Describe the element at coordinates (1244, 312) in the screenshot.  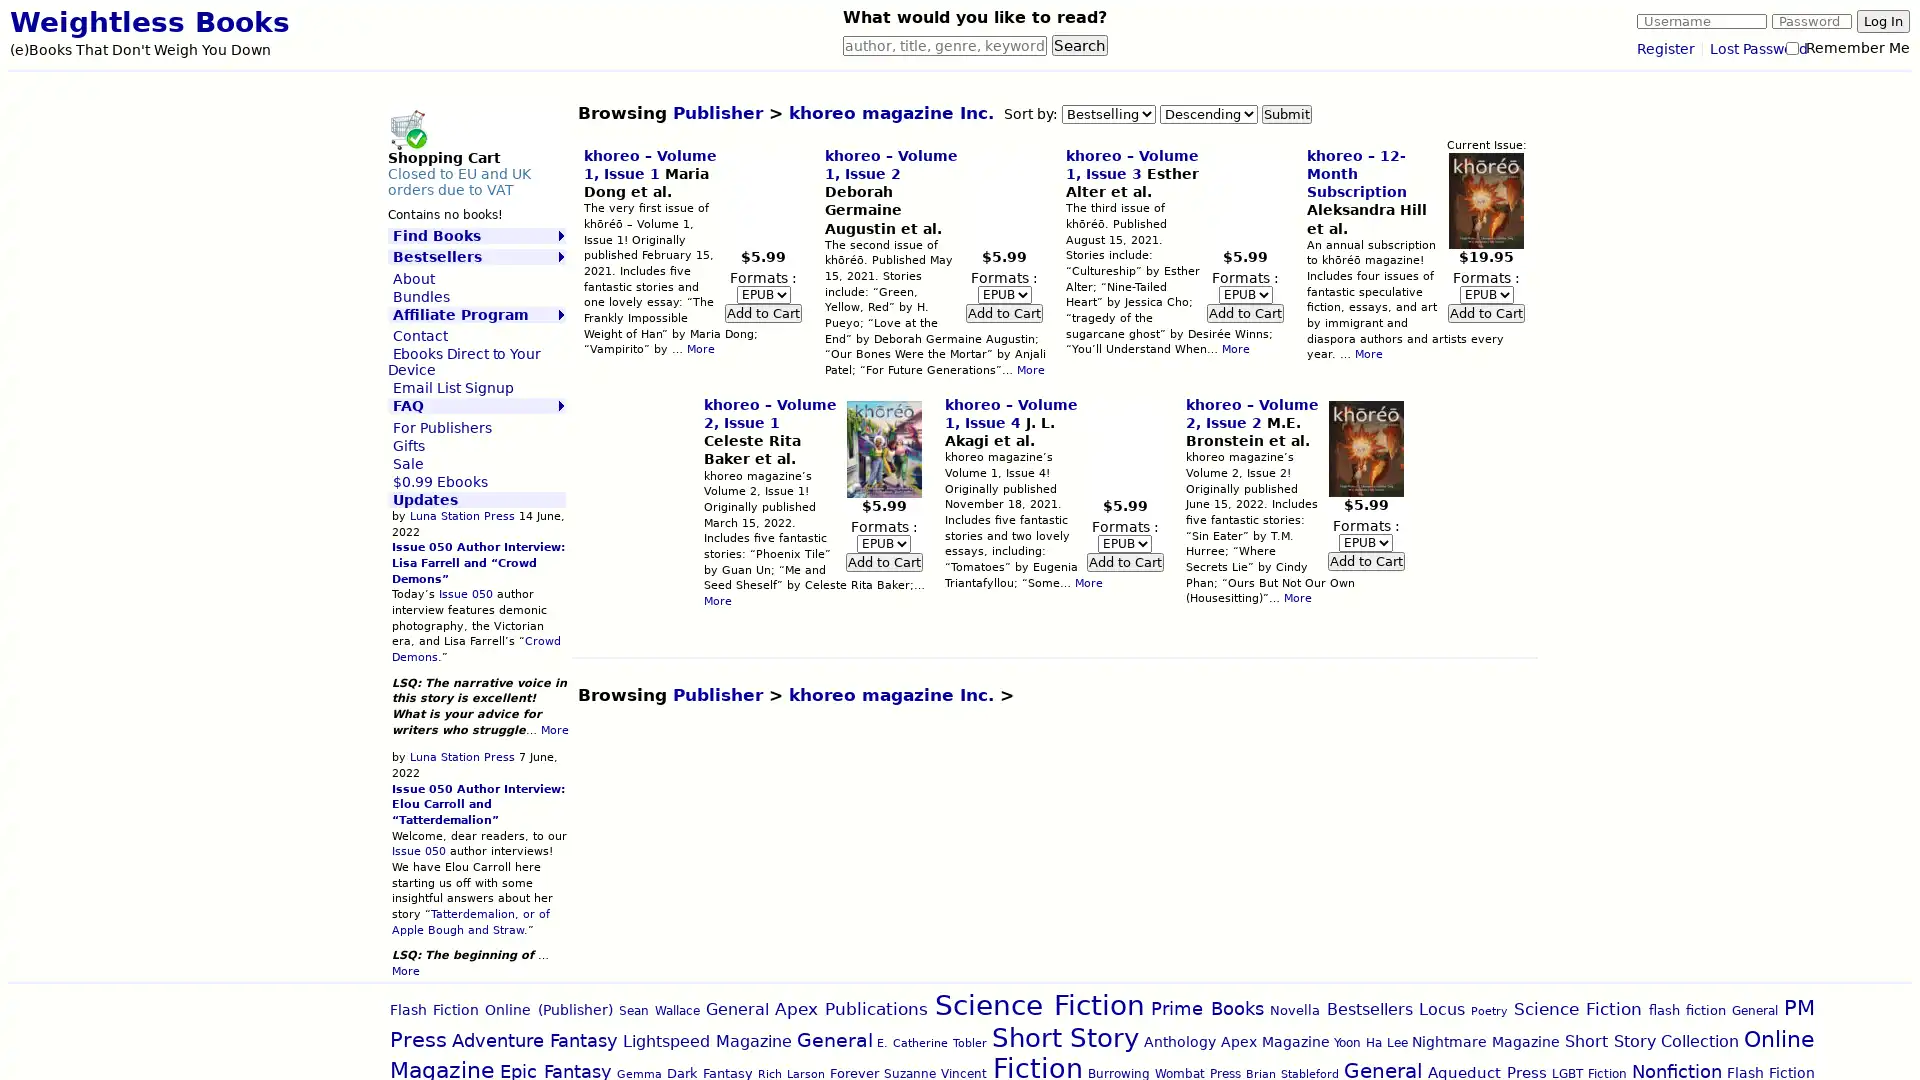
I see `Add to Cart` at that location.